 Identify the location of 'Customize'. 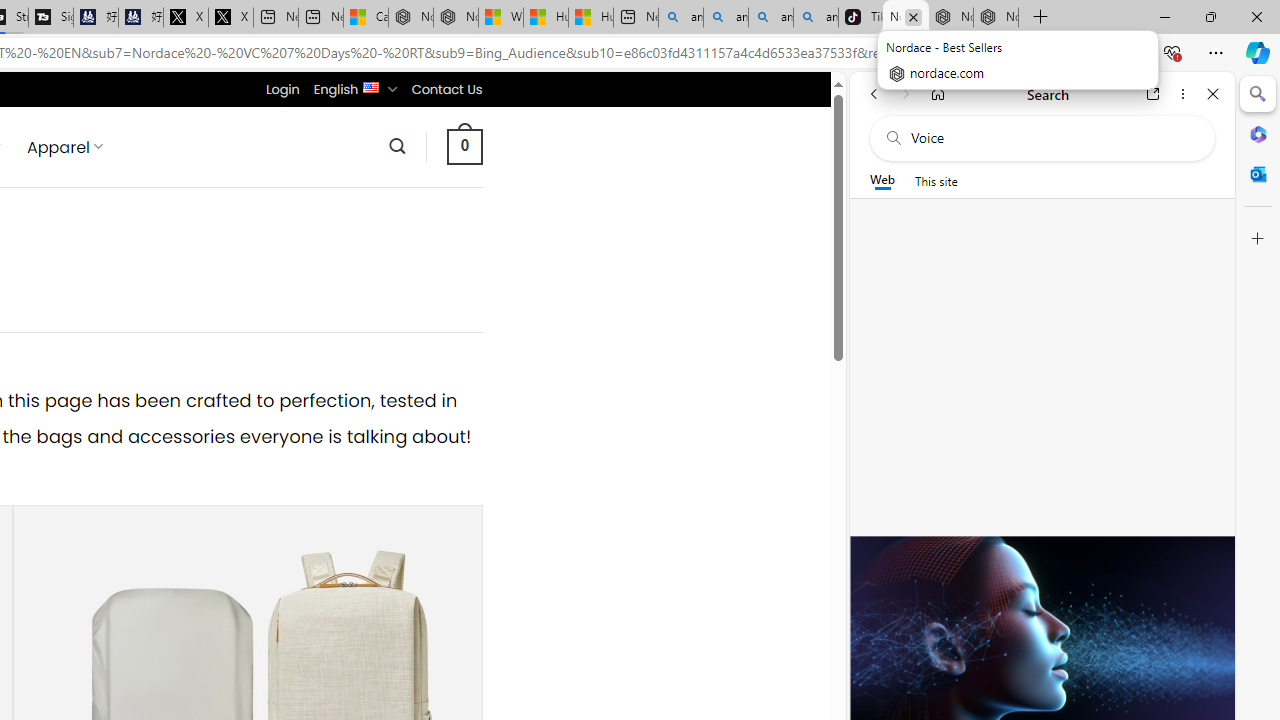
(1257, 238).